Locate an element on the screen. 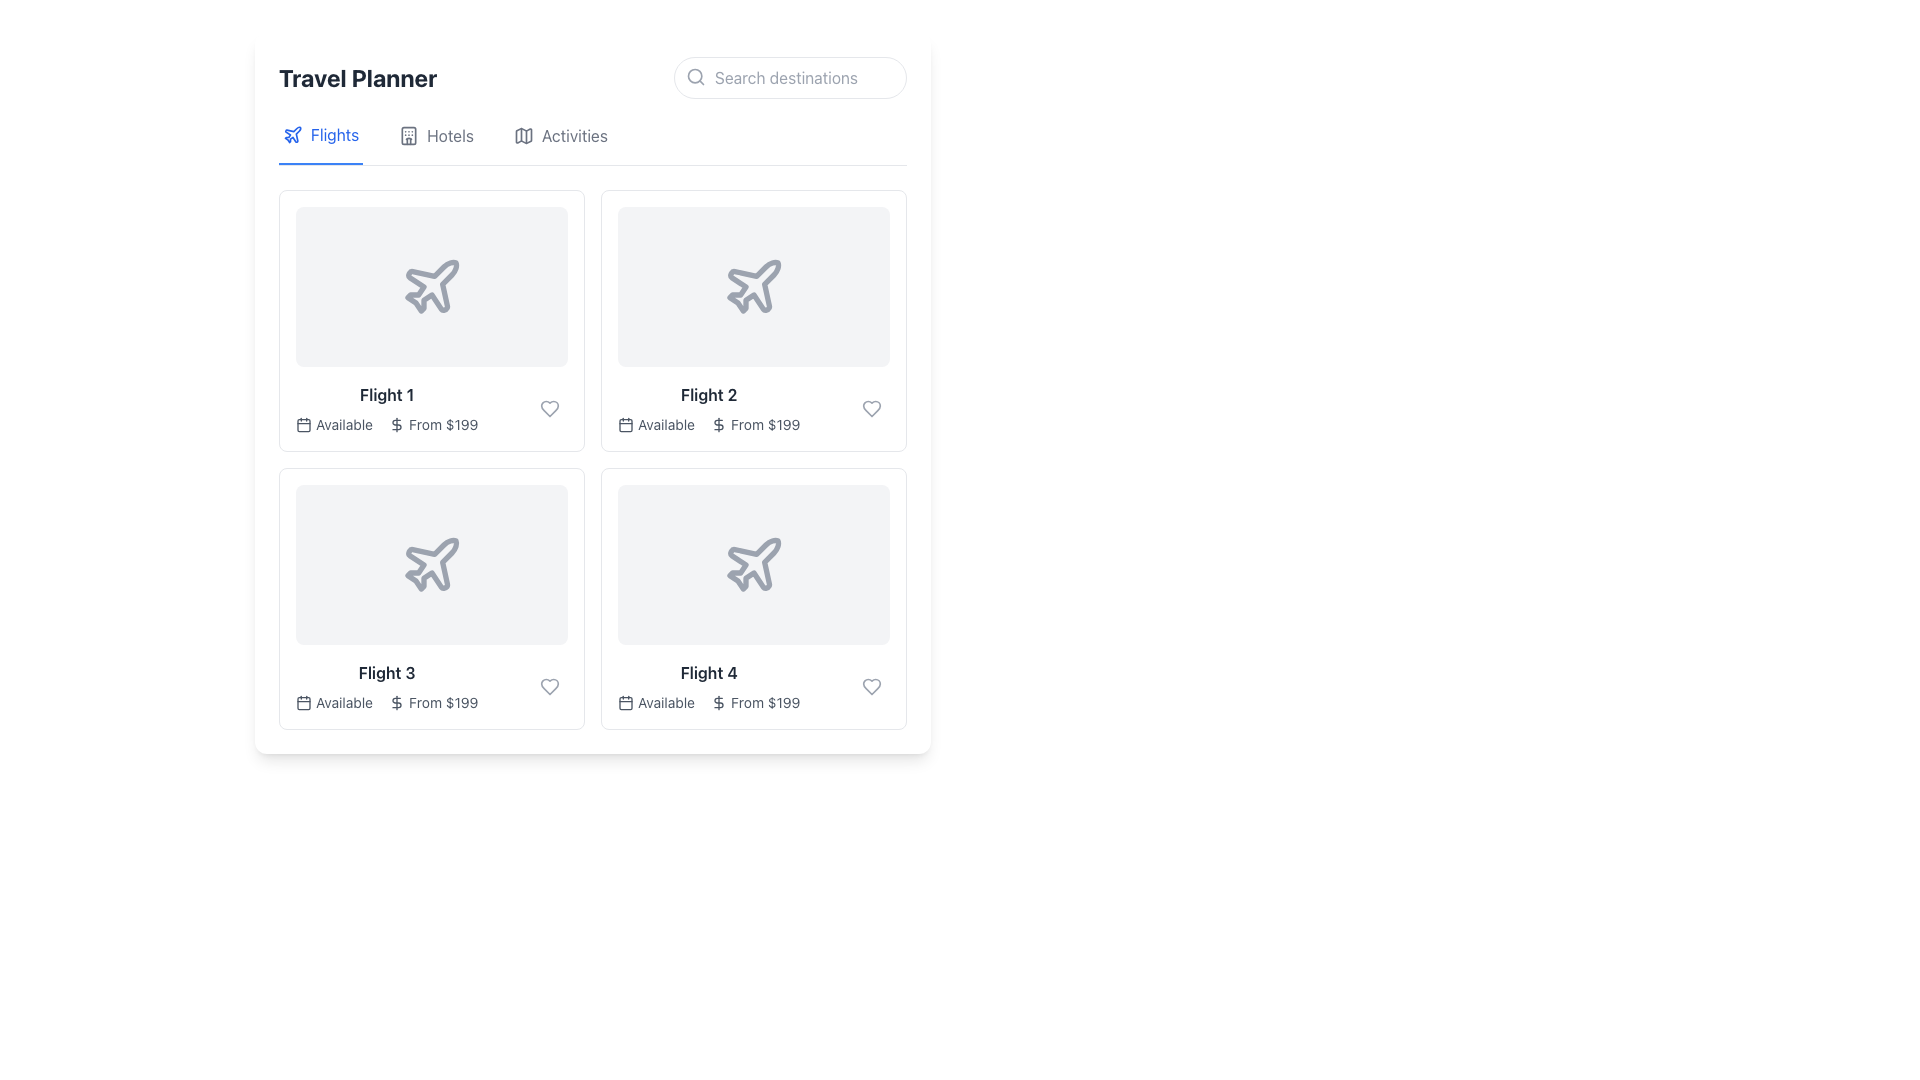  the 'Flight 3' card that contains the airplane icon, which is outlined in gray and visually centered within the card is located at coordinates (431, 564).